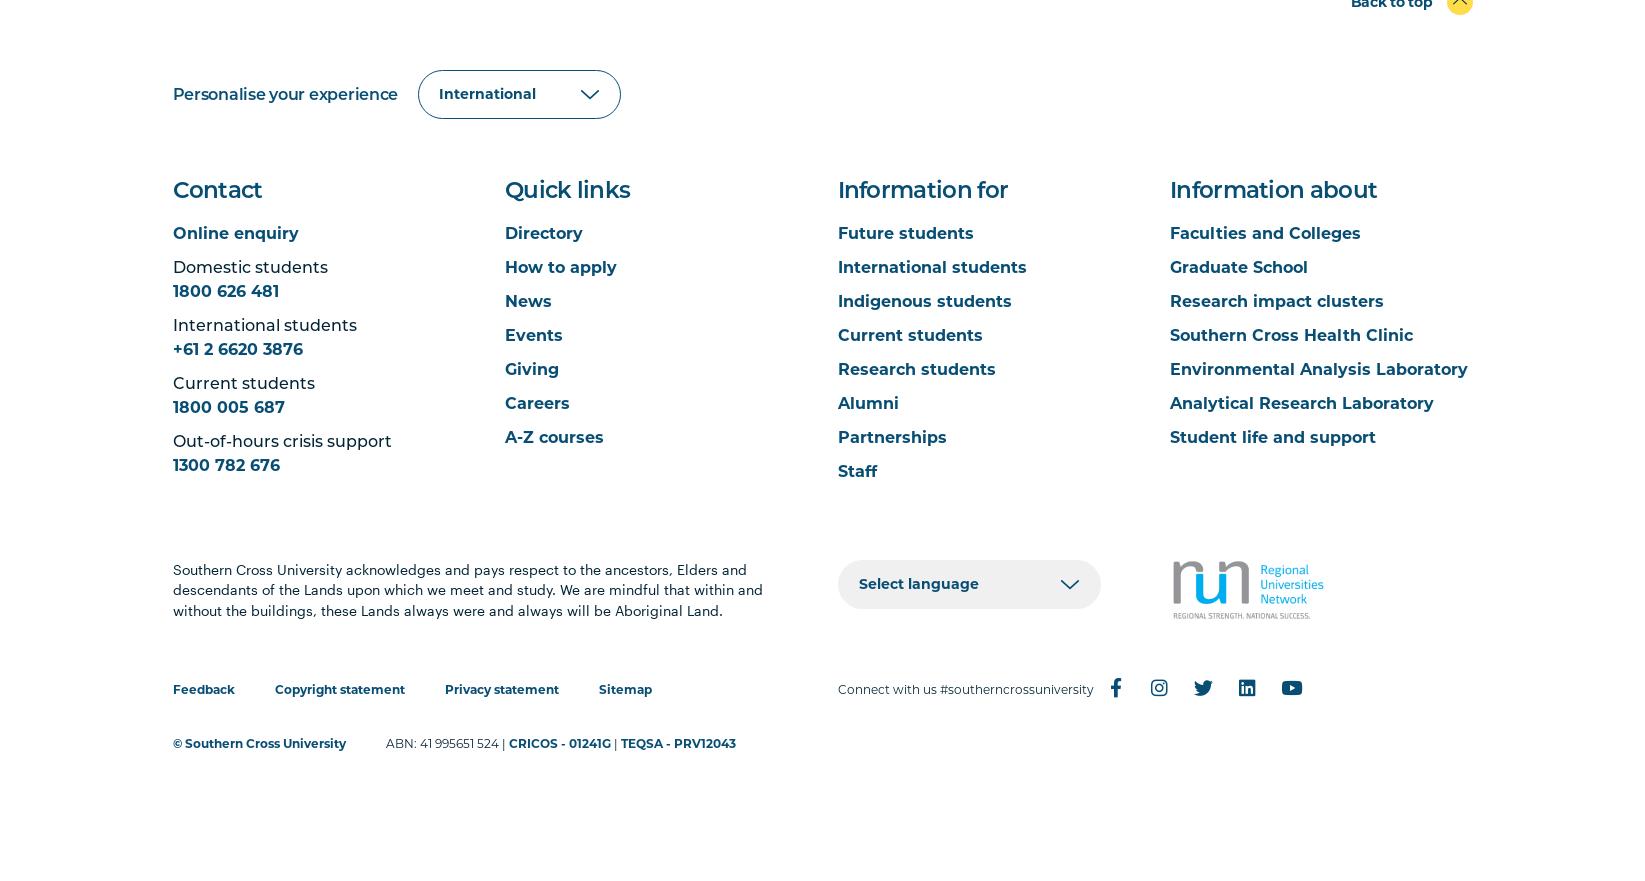 This screenshot has height=881, width=1645. I want to click on 'Contact', so click(215, 190).